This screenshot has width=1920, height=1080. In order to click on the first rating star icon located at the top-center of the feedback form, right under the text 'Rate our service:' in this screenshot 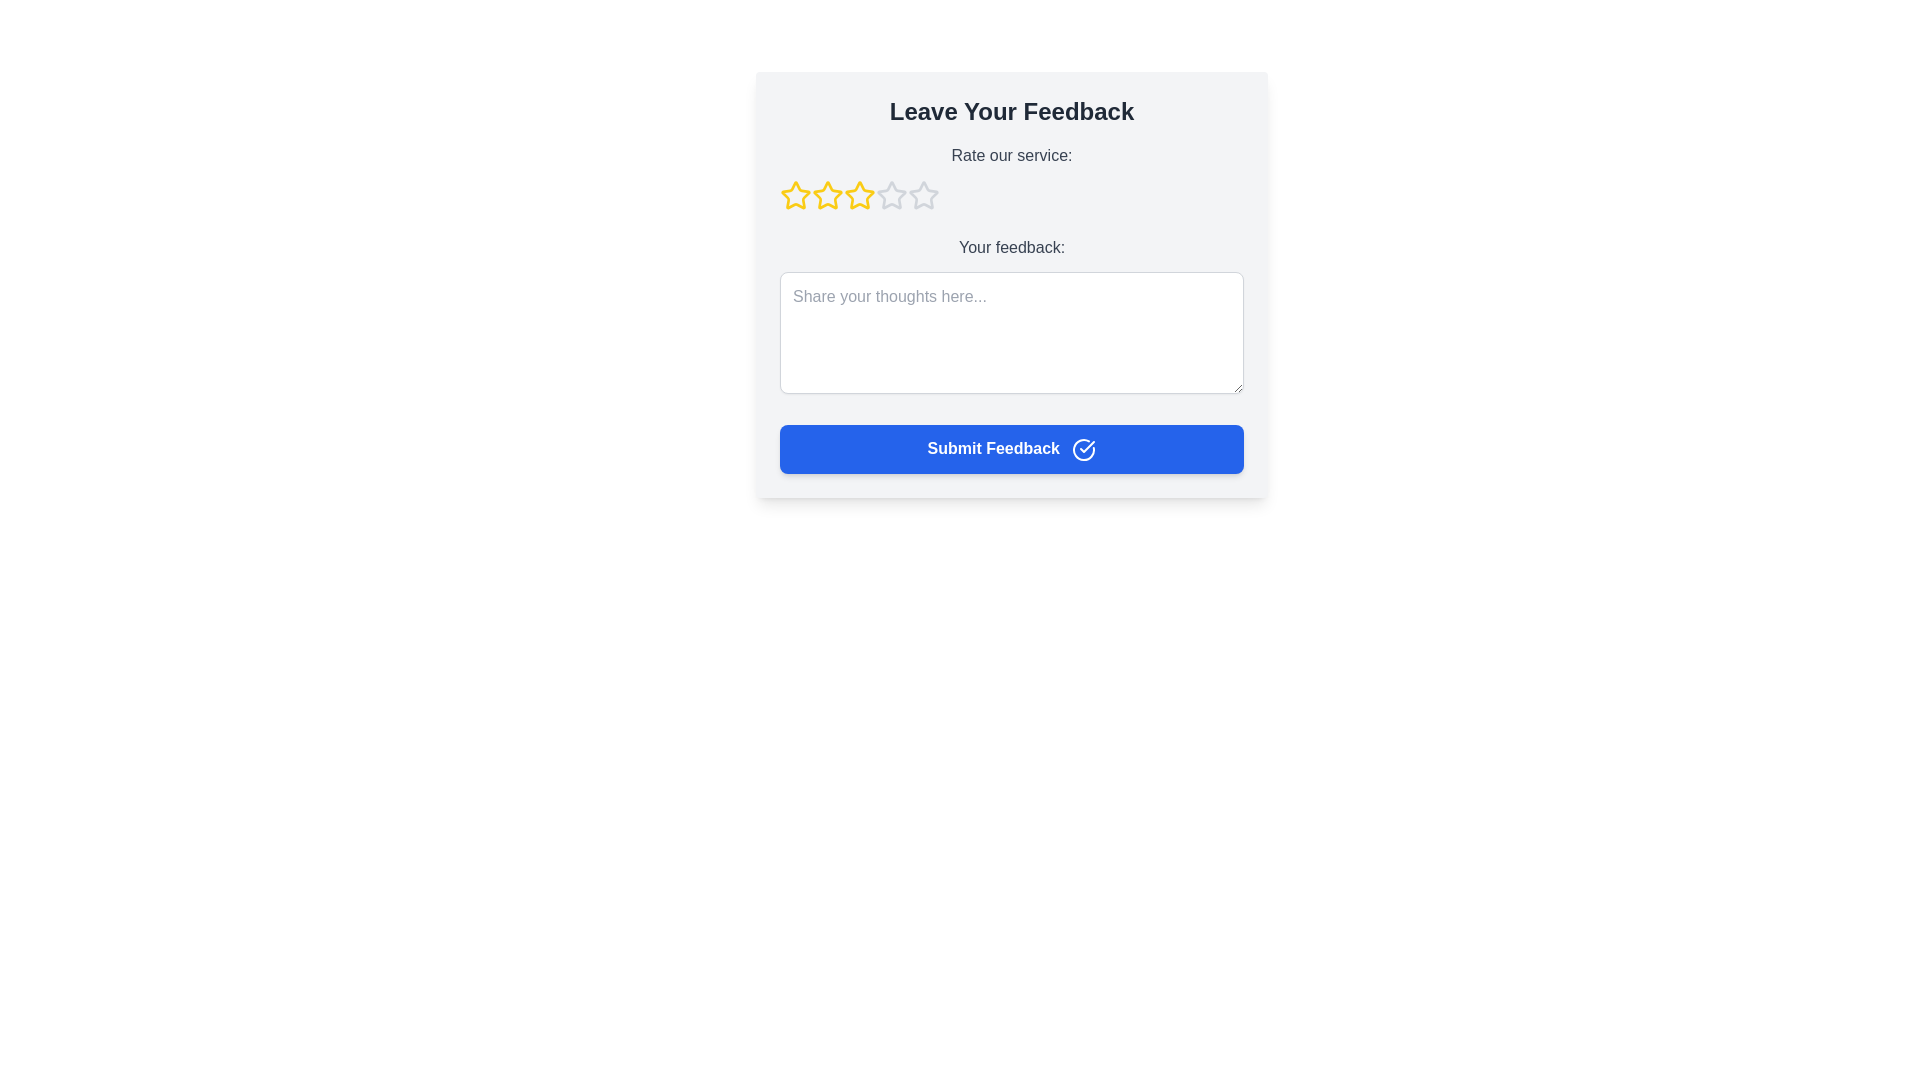, I will do `click(795, 196)`.